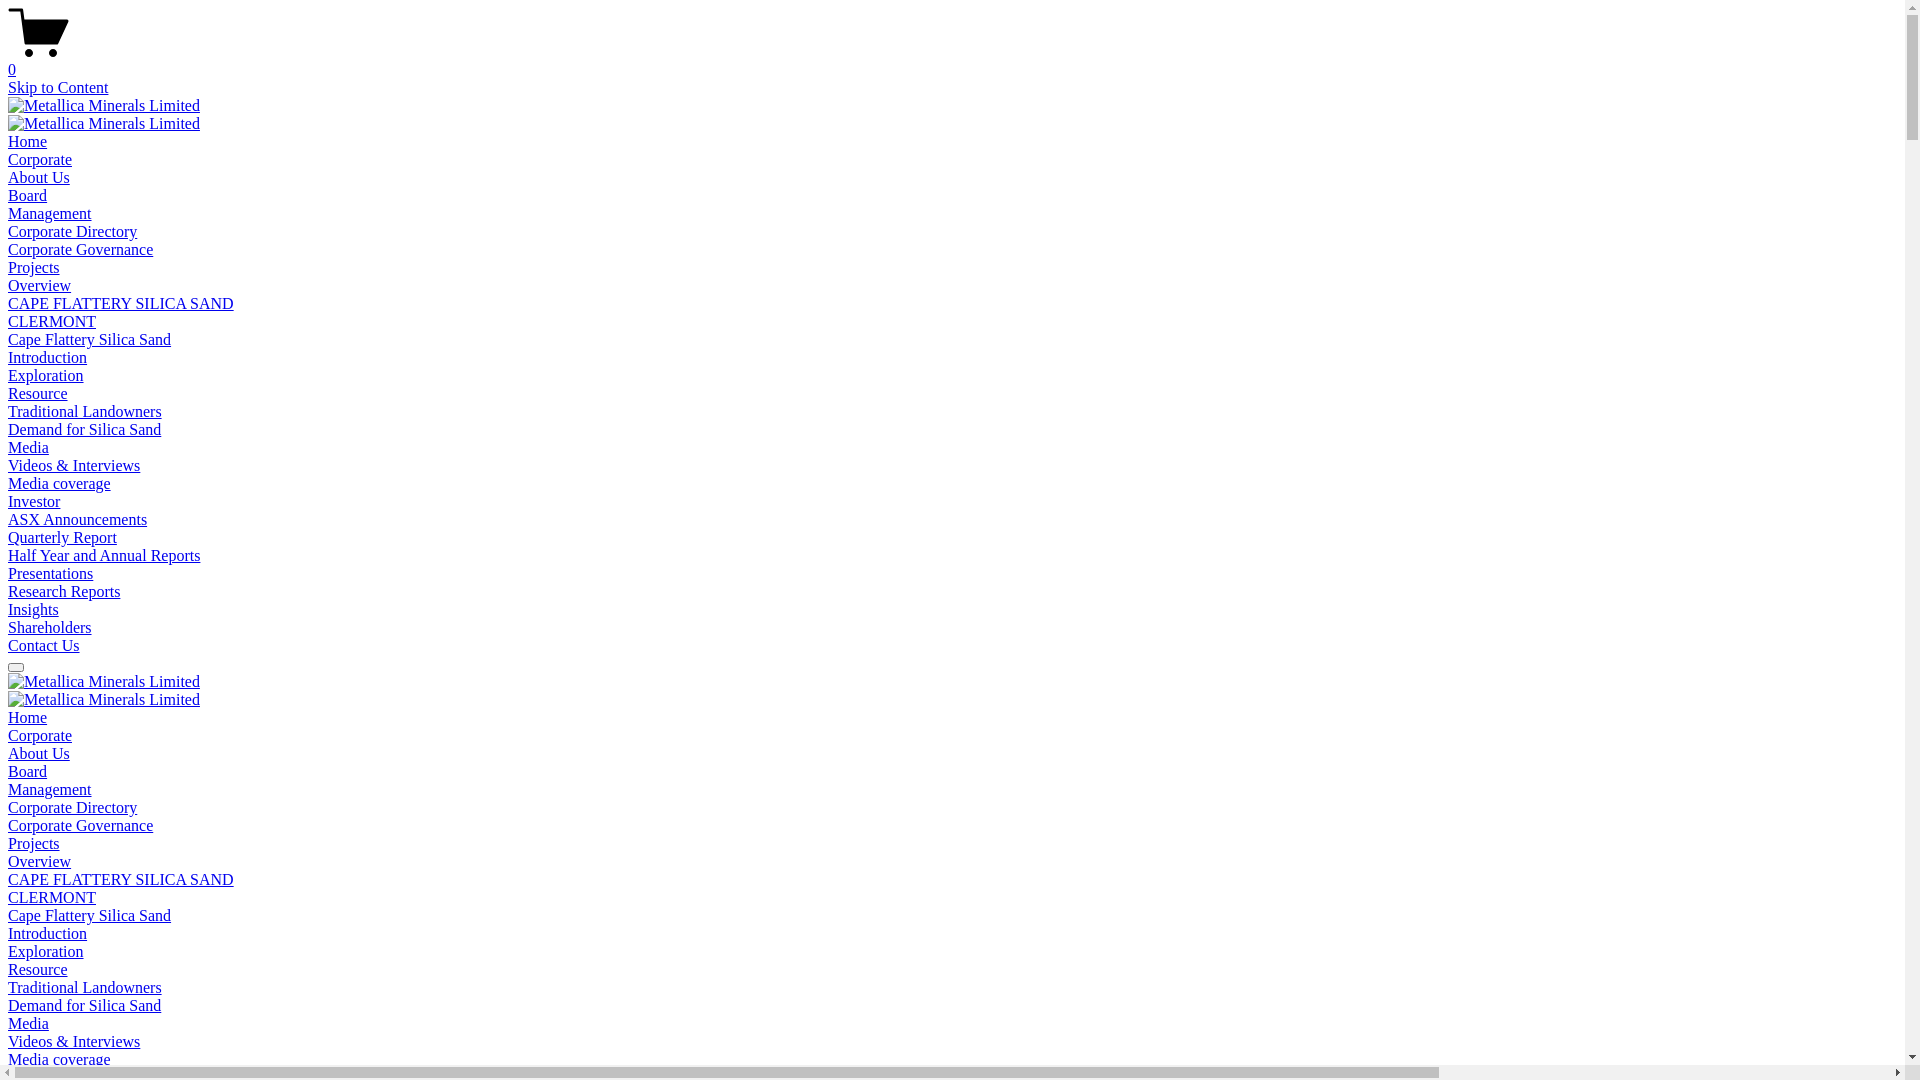  Describe the element at coordinates (38, 753) in the screenshot. I see `'About Us'` at that location.